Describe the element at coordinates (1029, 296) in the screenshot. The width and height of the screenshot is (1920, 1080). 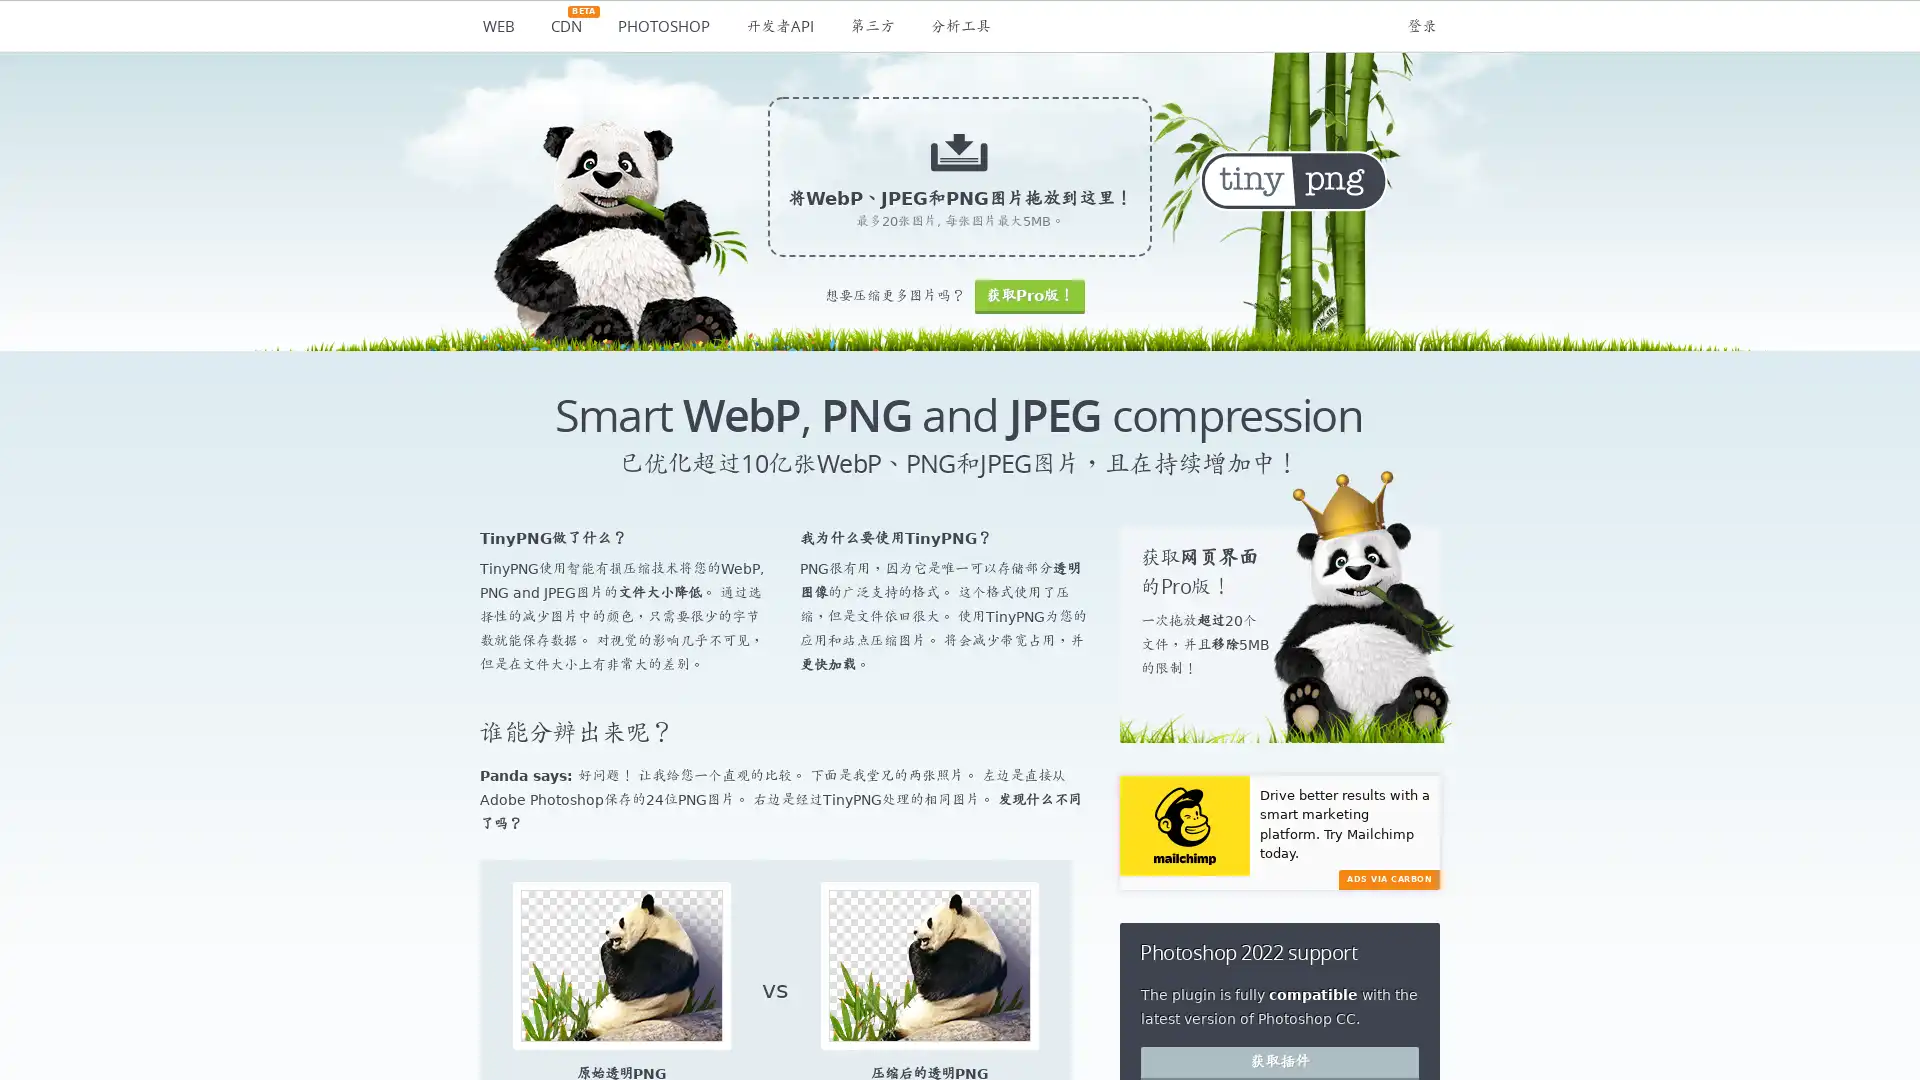
I see `Pro!` at that location.